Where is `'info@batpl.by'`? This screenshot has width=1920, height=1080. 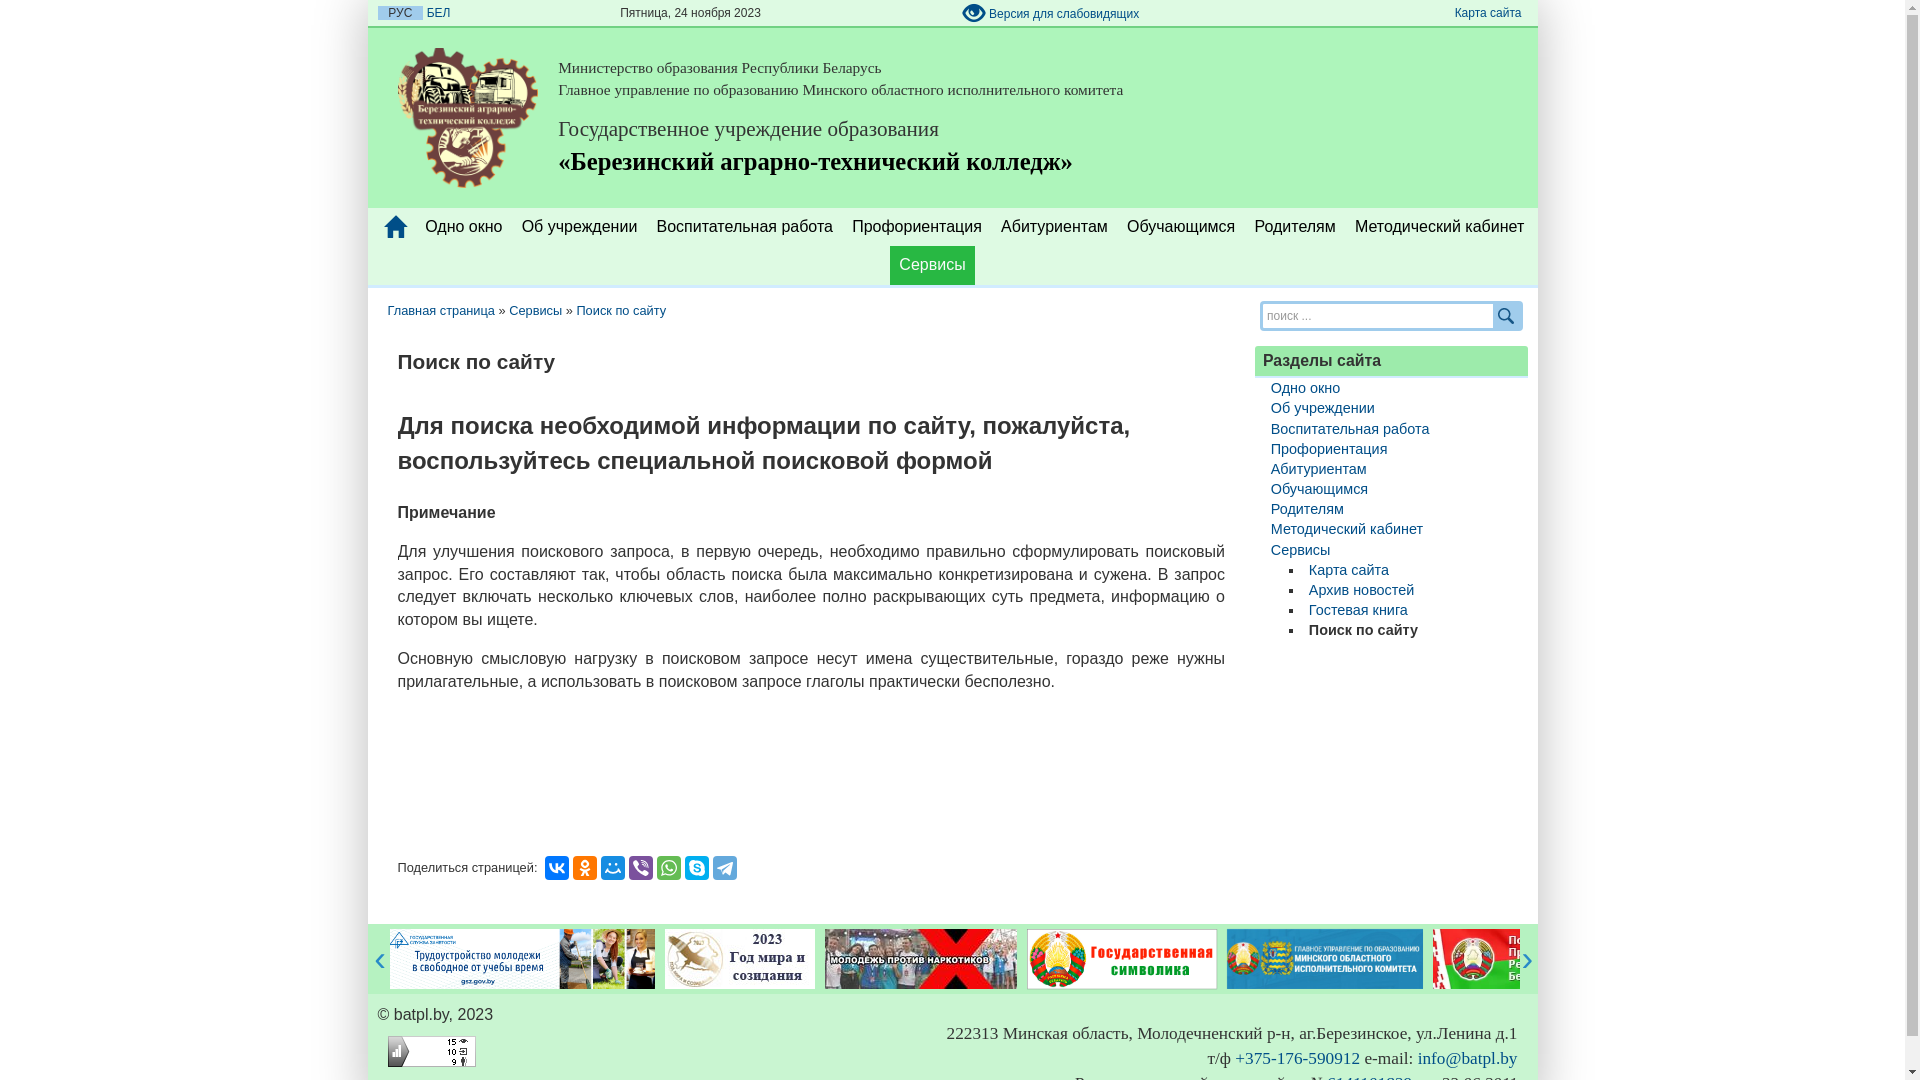 'info@batpl.by' is located at coordinates (1468, 1057).